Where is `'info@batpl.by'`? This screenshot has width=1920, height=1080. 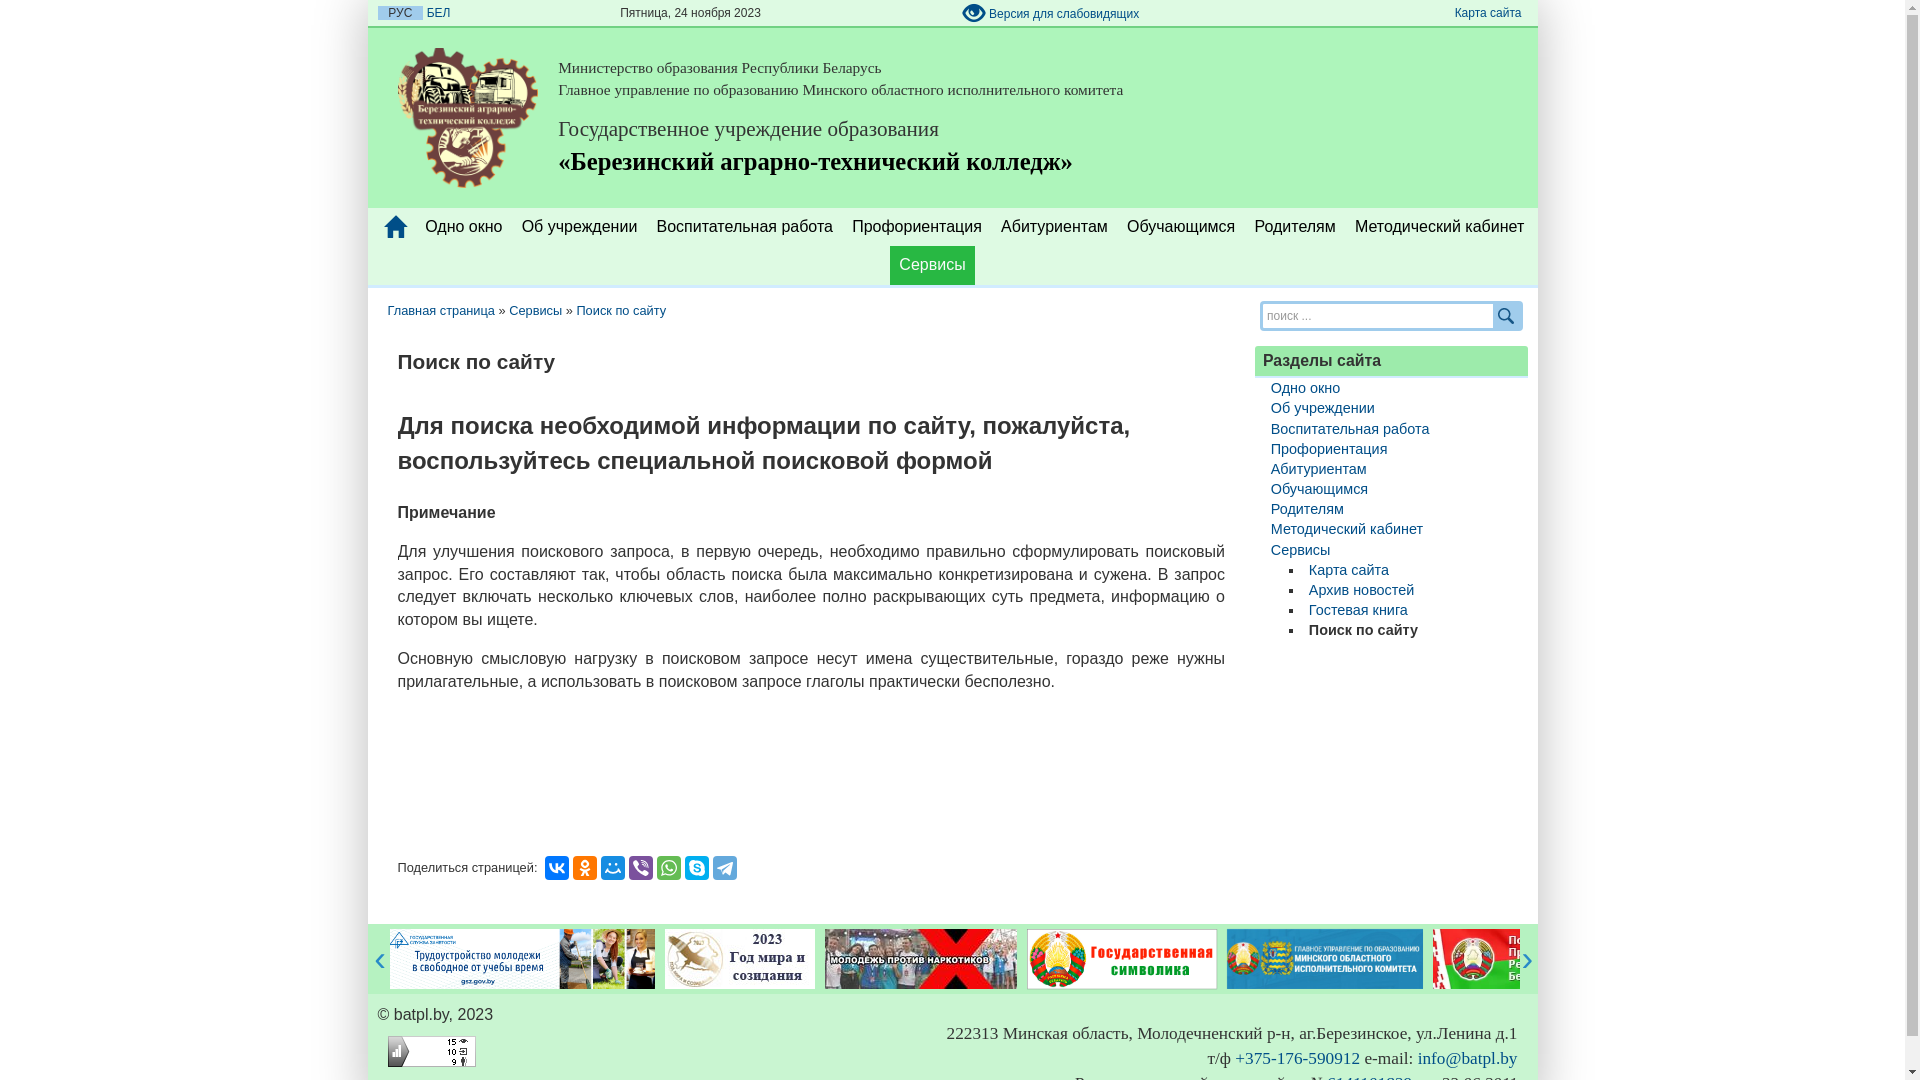 'info@batpl.by' is located at coordinates (1468, 1057).